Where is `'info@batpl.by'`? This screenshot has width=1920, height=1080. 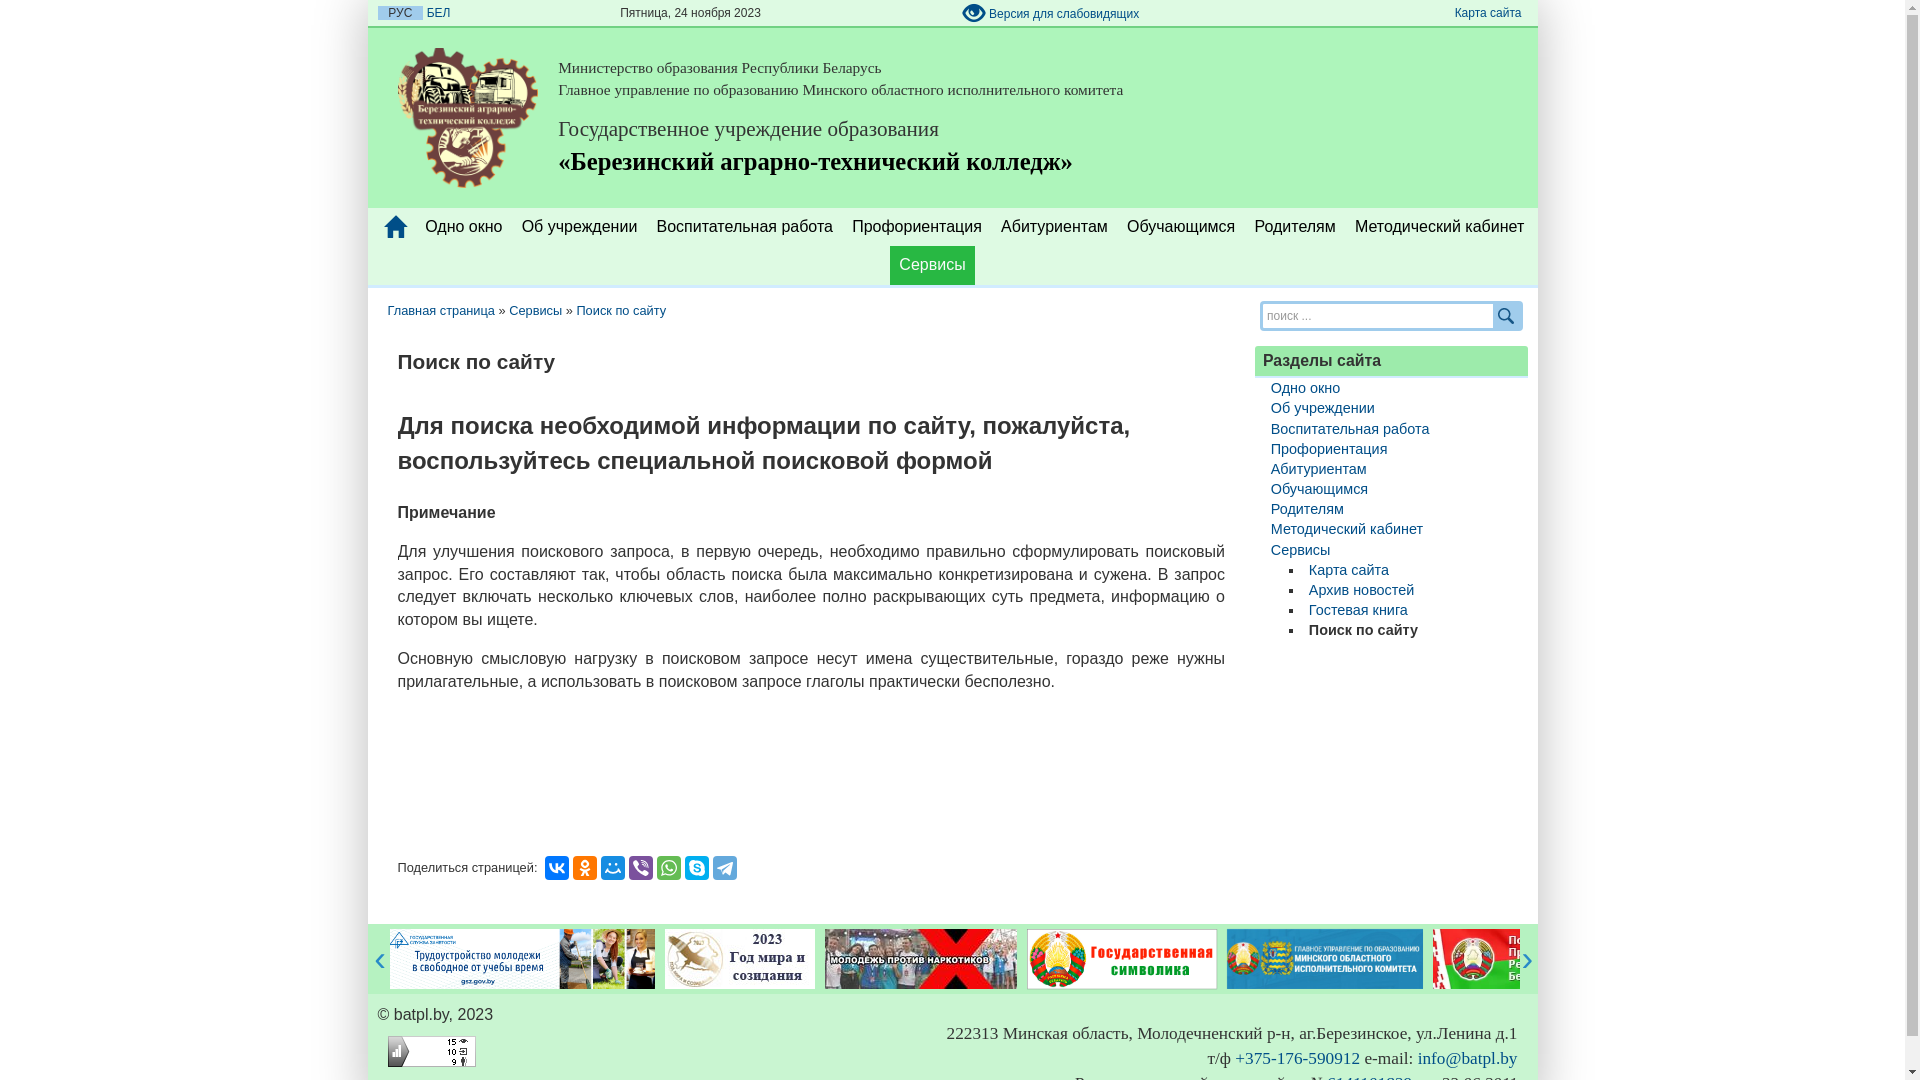 'info@batpl.by' is located at coordinates (1468, 1057).